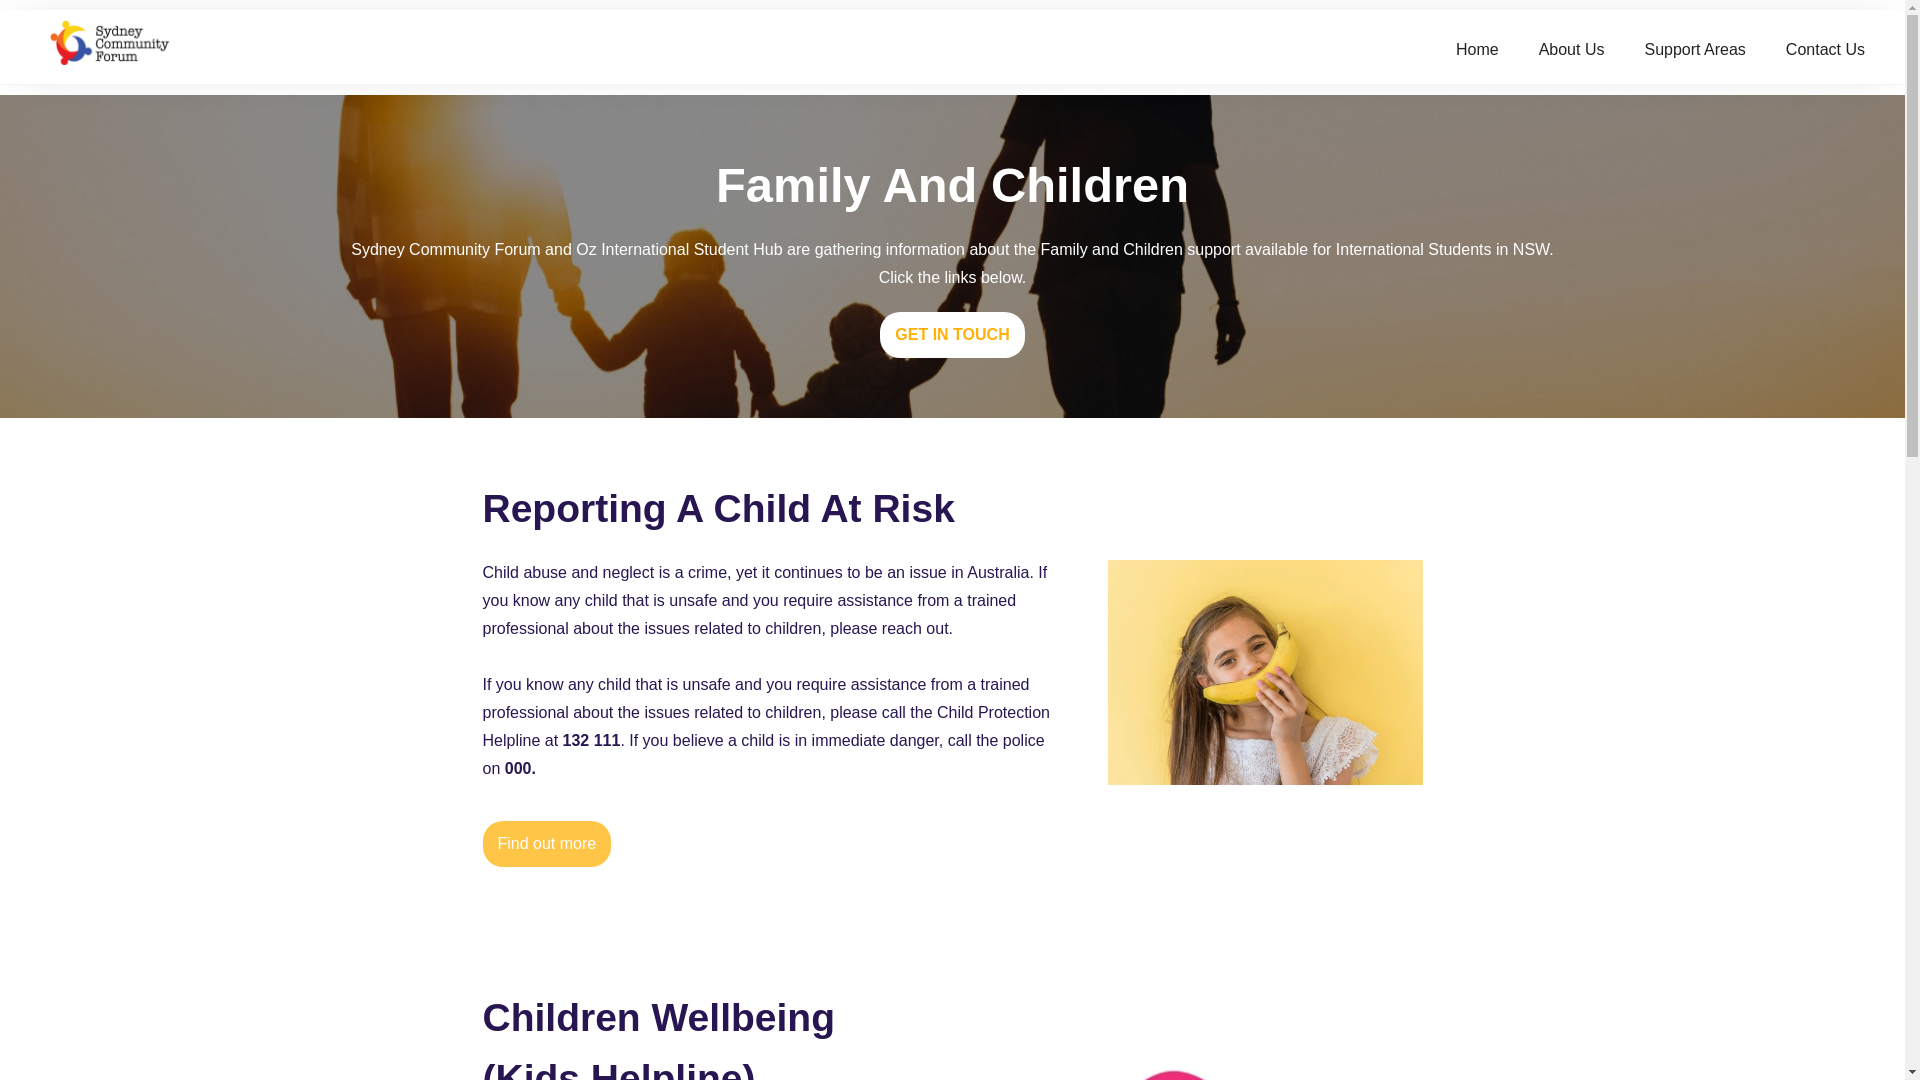  What do you see at coordinates (1825, 49) in the screenshot?
I see `'Contact Us'` at bounding box center [1825, 49].